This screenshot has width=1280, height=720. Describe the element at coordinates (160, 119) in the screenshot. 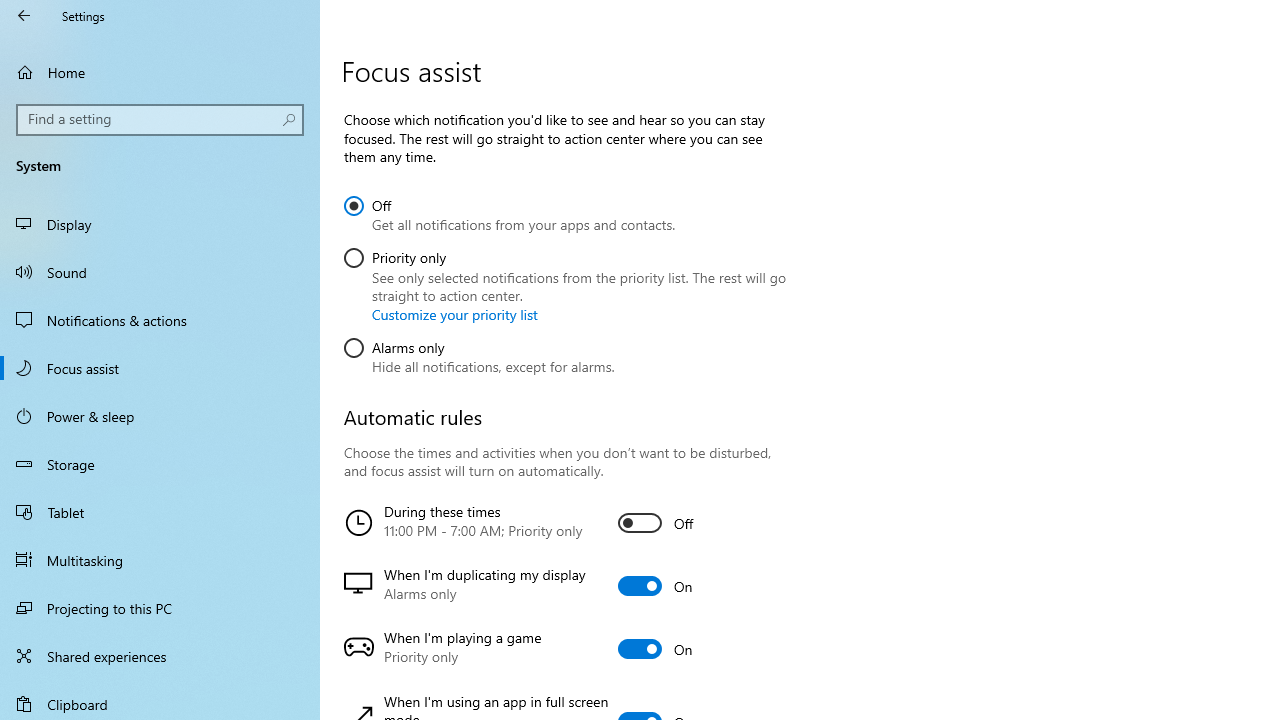

I see `'Search box, Find a setting'` at that location.